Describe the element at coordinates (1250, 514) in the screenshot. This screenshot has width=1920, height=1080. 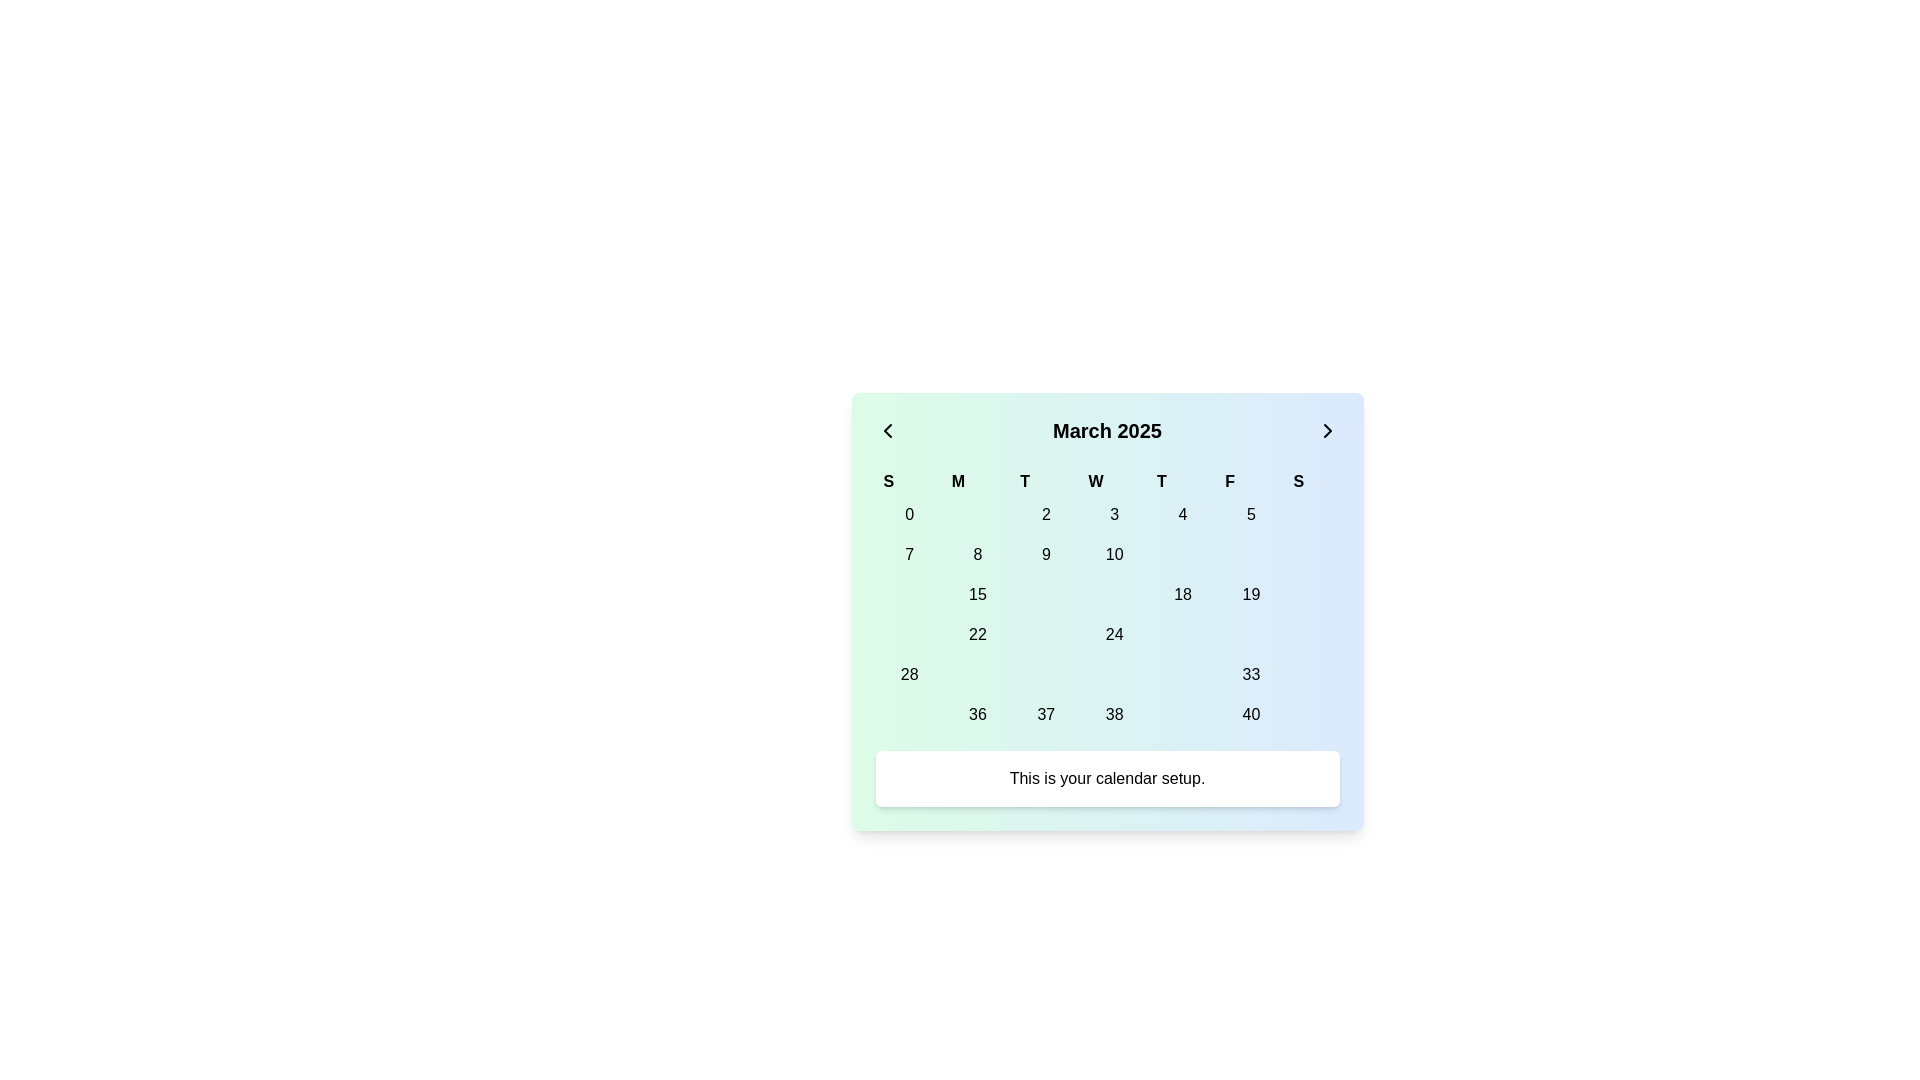
I see `the date '5' in the calendar` at that location.